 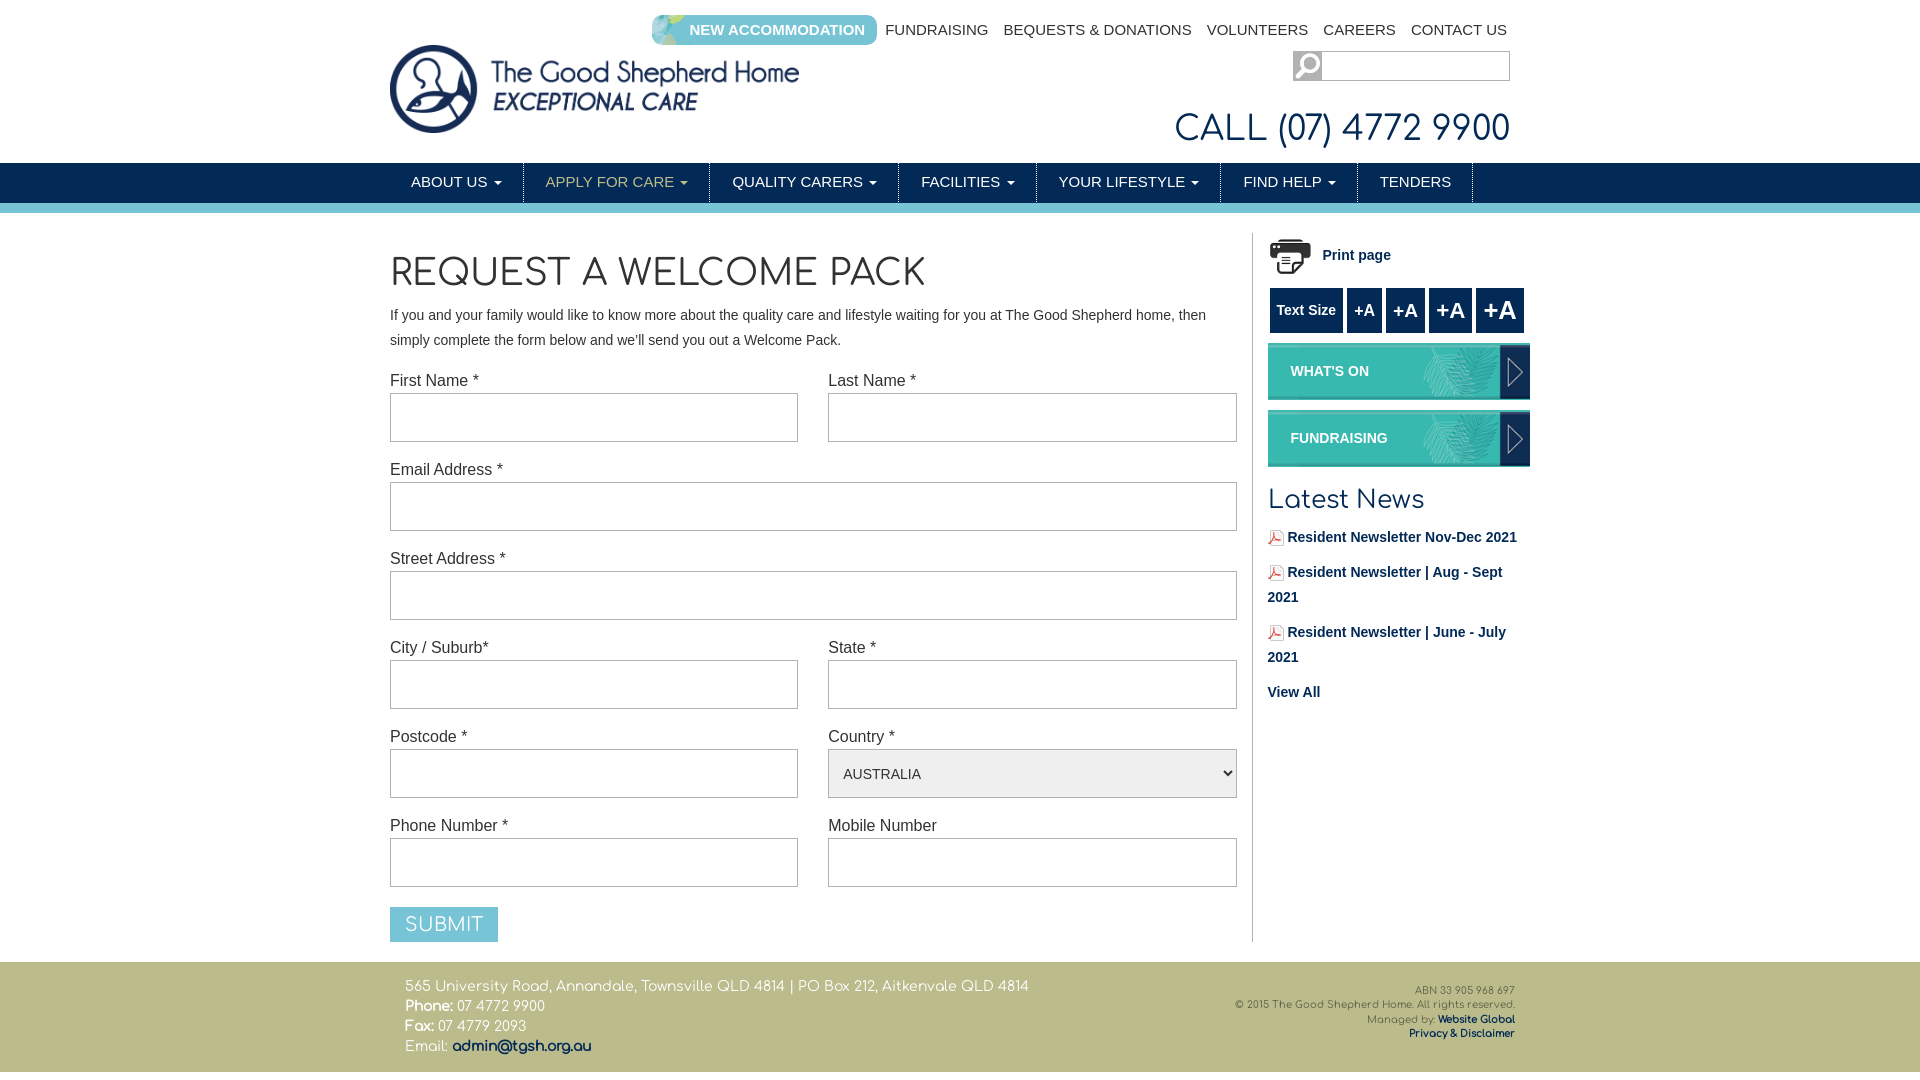 What do you see at coordinates (1476, 1019) in the screenshot?
I see `'Website Global'` at bounding box center [1476, 1019].